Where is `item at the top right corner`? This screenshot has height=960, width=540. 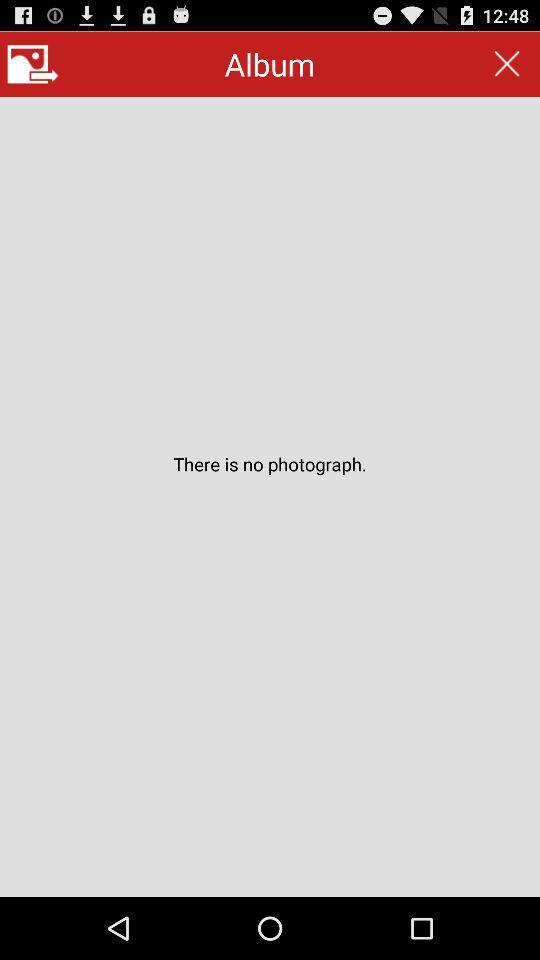
item at the top right corner is located at coordinates (507, 64).